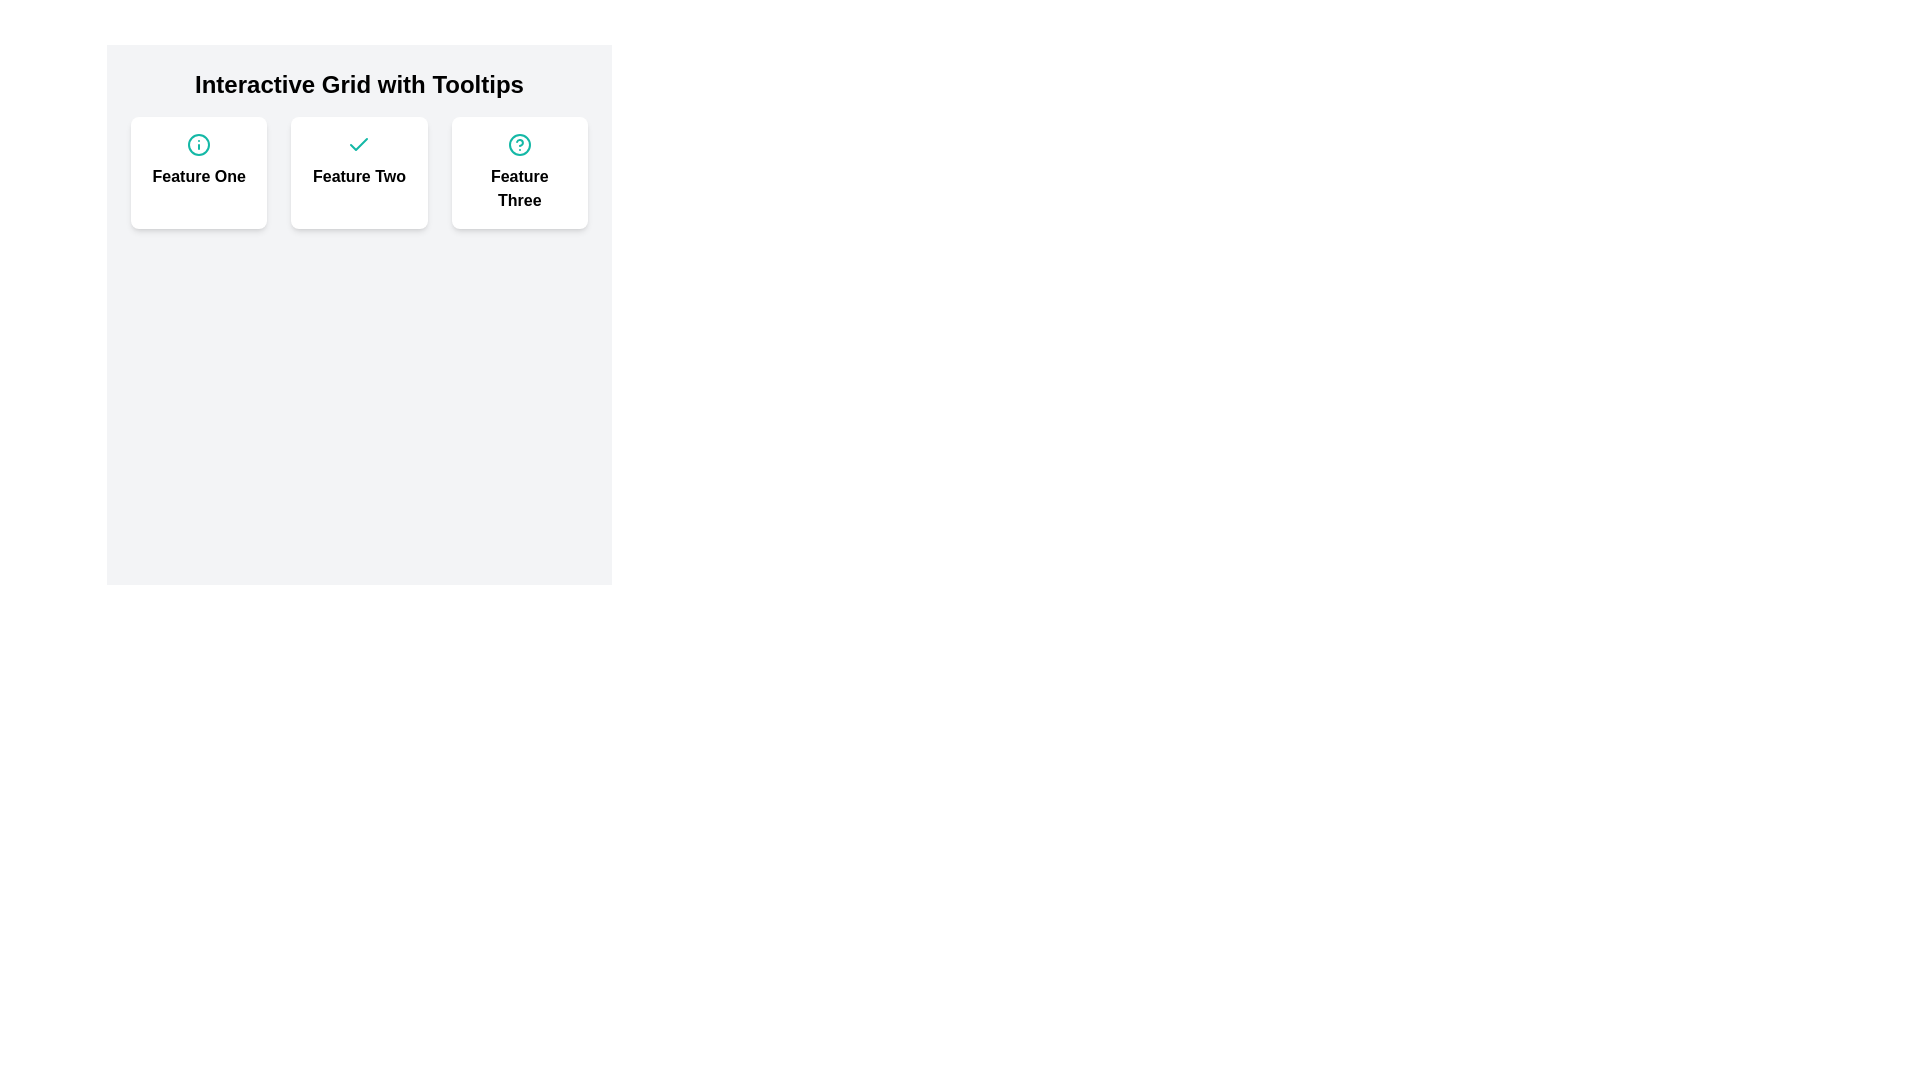  I want to click on the card component that features a bold label for 'Feature Two' and a teal checkmark icon, positioned centrally in the grid layout between 'Feature One' and 'Feature Three', so click(359, 172).